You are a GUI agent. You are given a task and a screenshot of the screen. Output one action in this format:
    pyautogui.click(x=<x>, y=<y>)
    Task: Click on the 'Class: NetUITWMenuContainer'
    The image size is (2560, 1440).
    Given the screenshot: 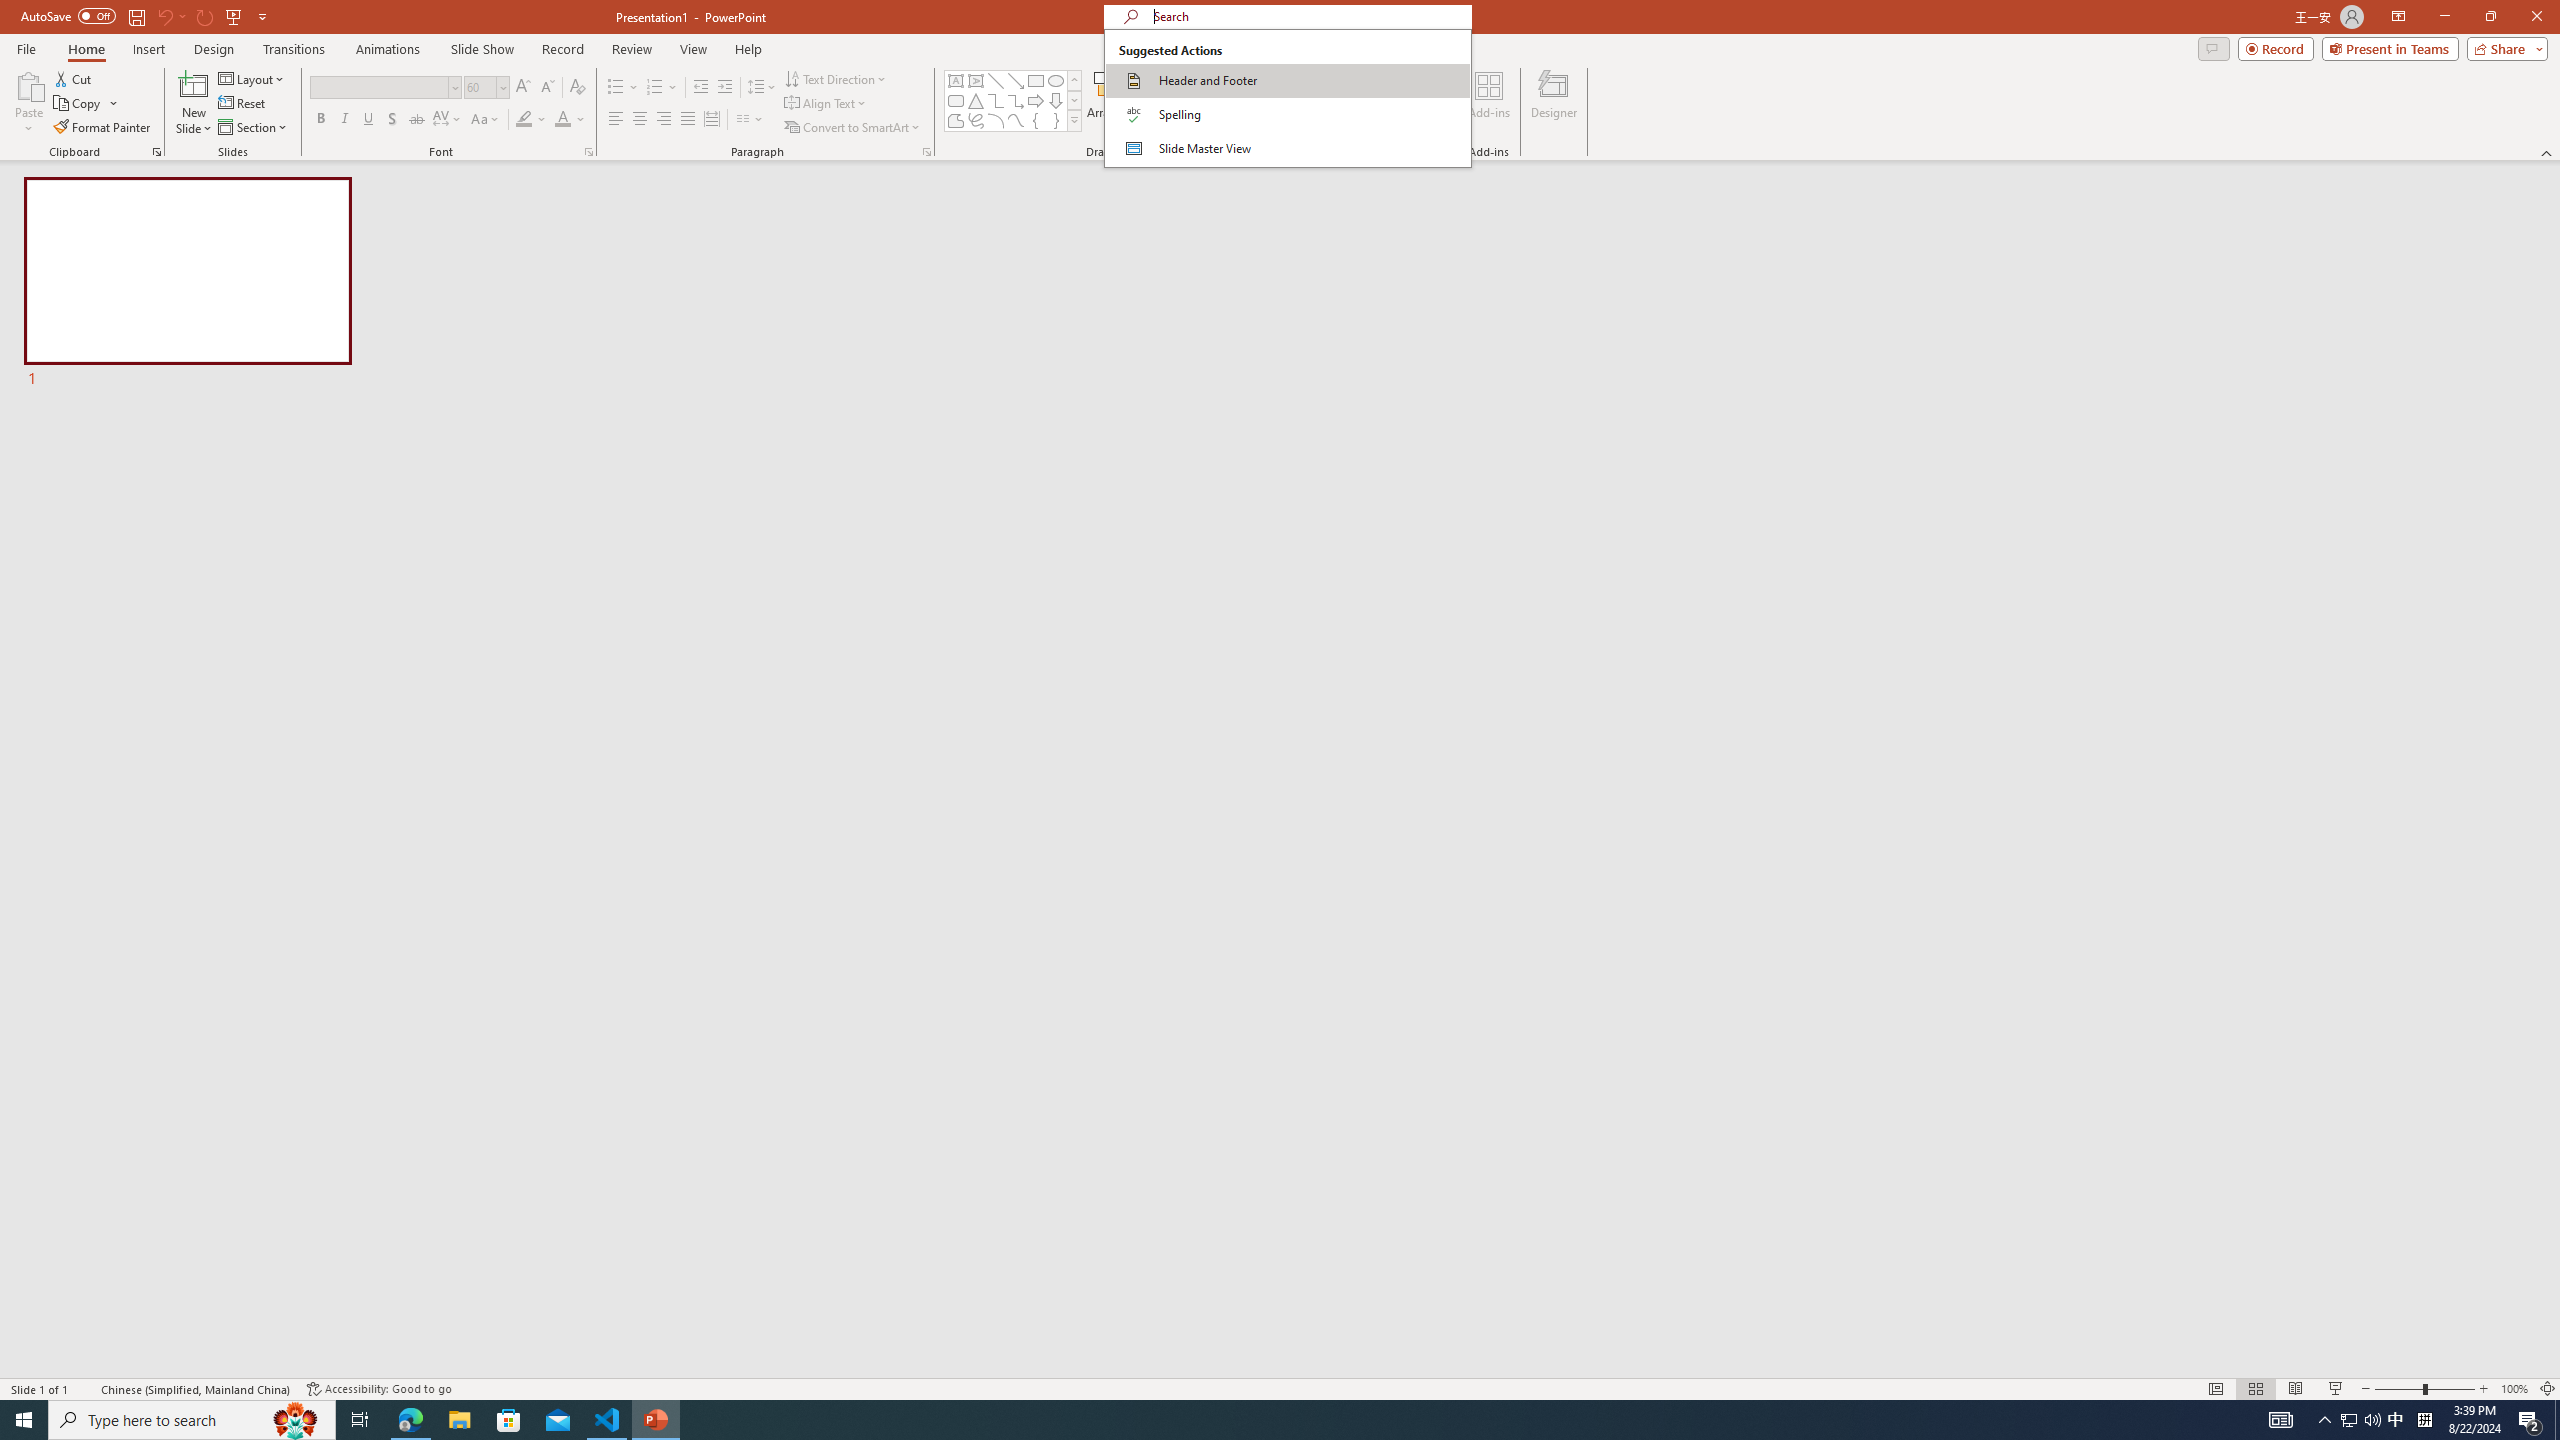 What is the action you would take?
    pyautogui.click(x=1287, y=97)
    